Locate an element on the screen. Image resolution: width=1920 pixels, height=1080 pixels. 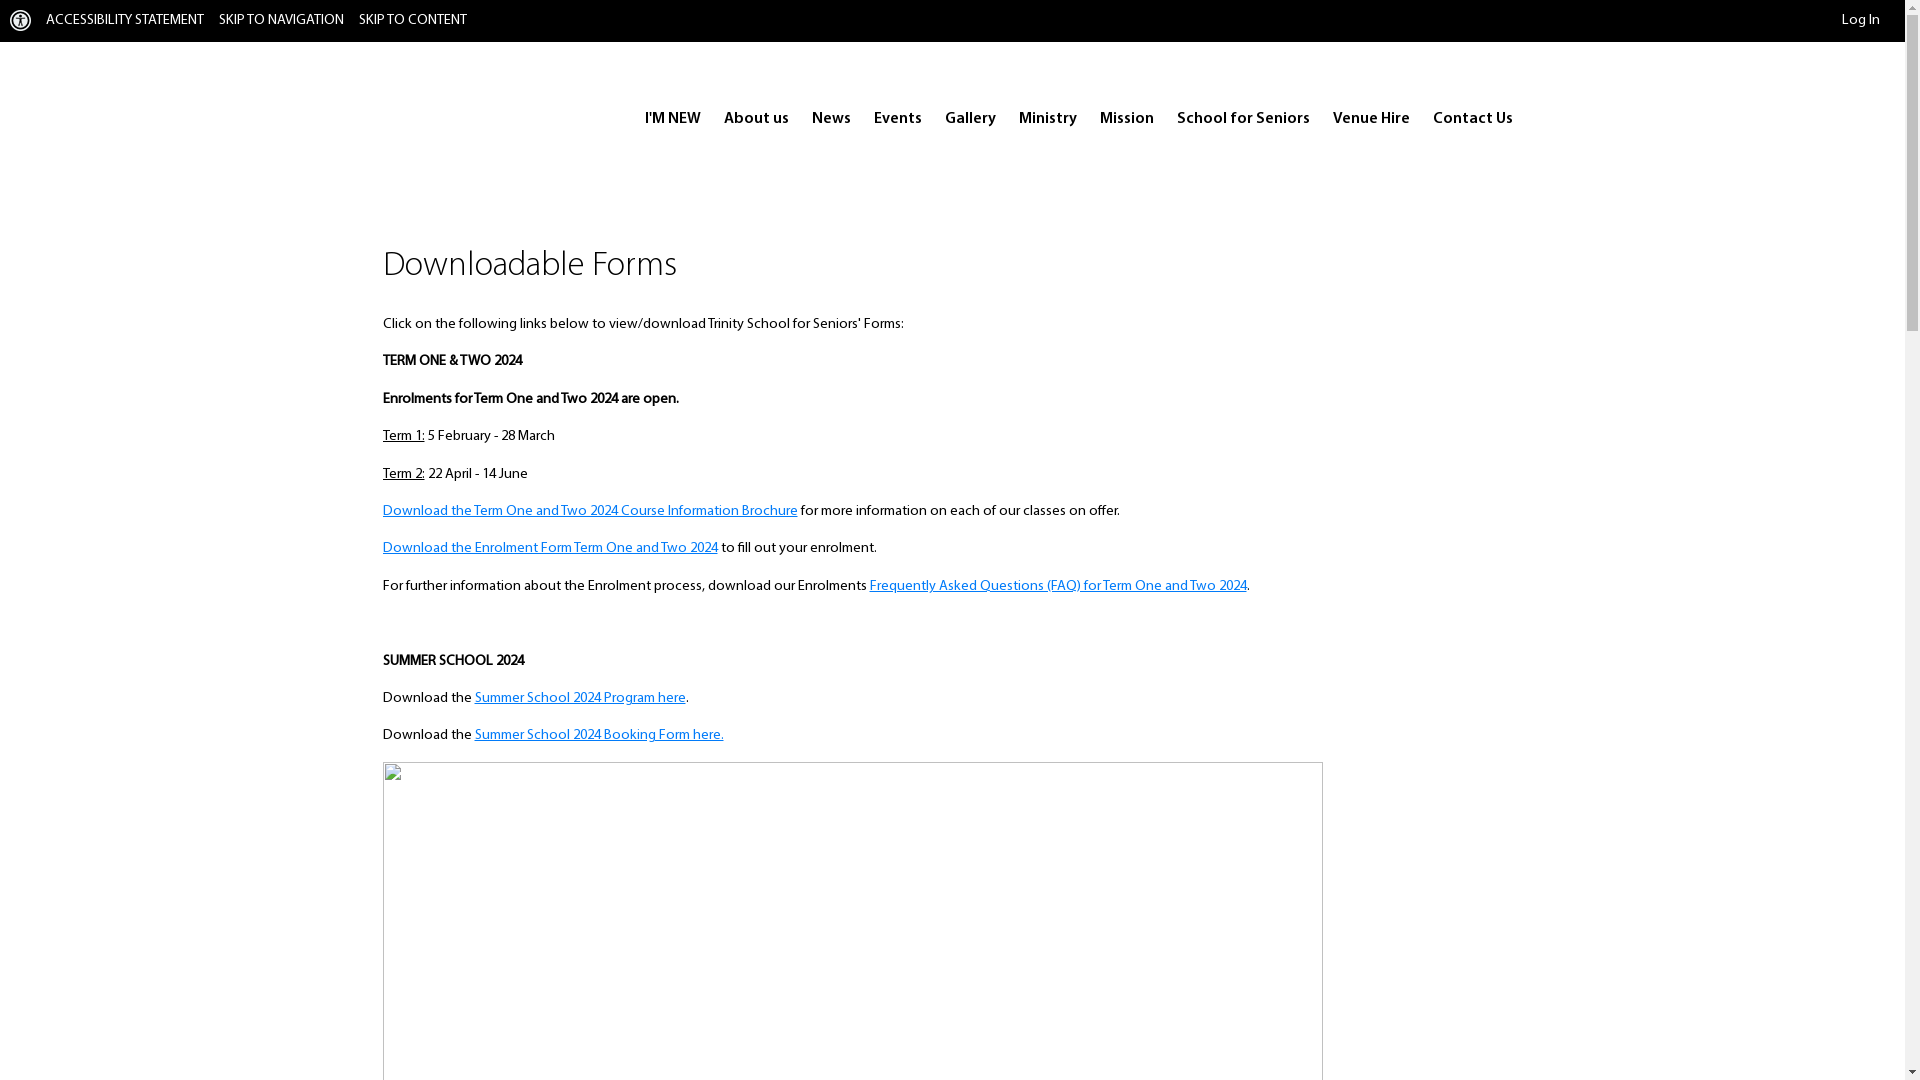
'Log In' is located at coordinates (1841, 20).